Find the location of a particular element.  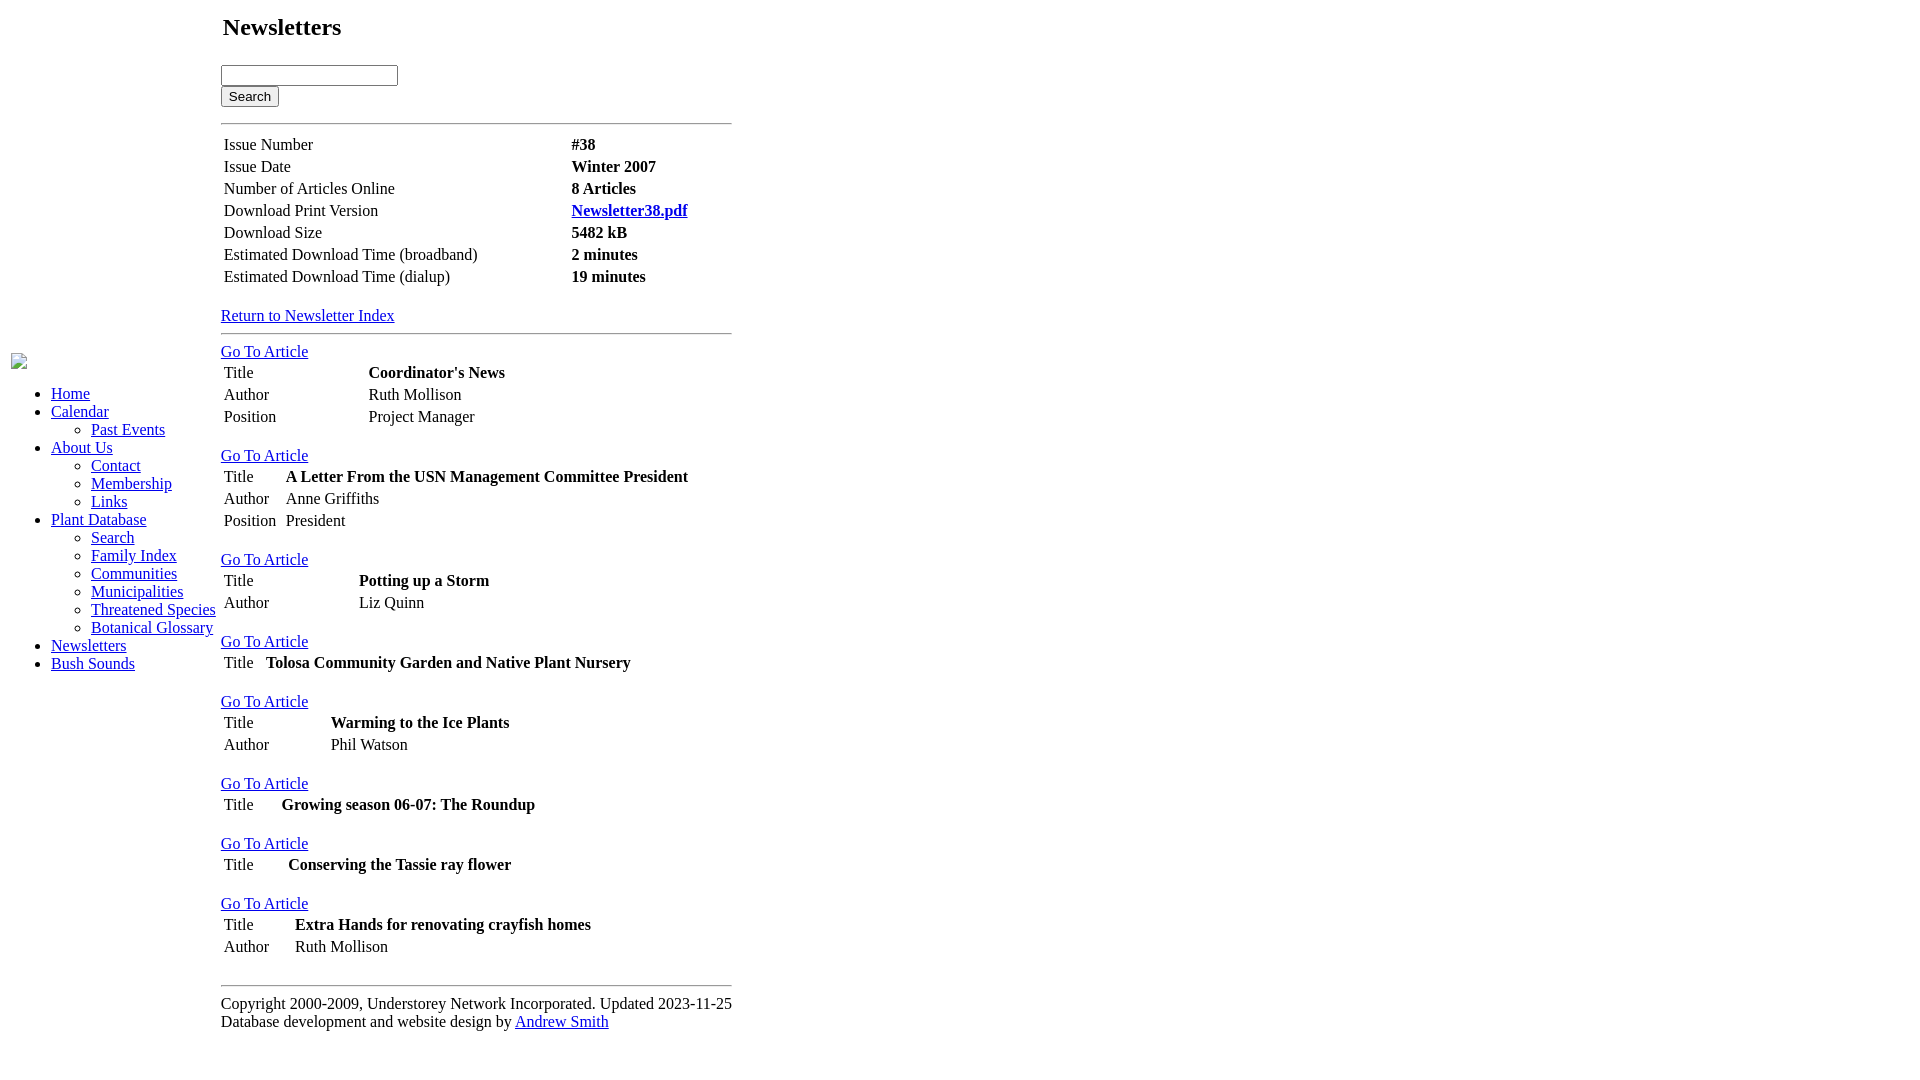

'Contact' is located at coordinates (114, 465).